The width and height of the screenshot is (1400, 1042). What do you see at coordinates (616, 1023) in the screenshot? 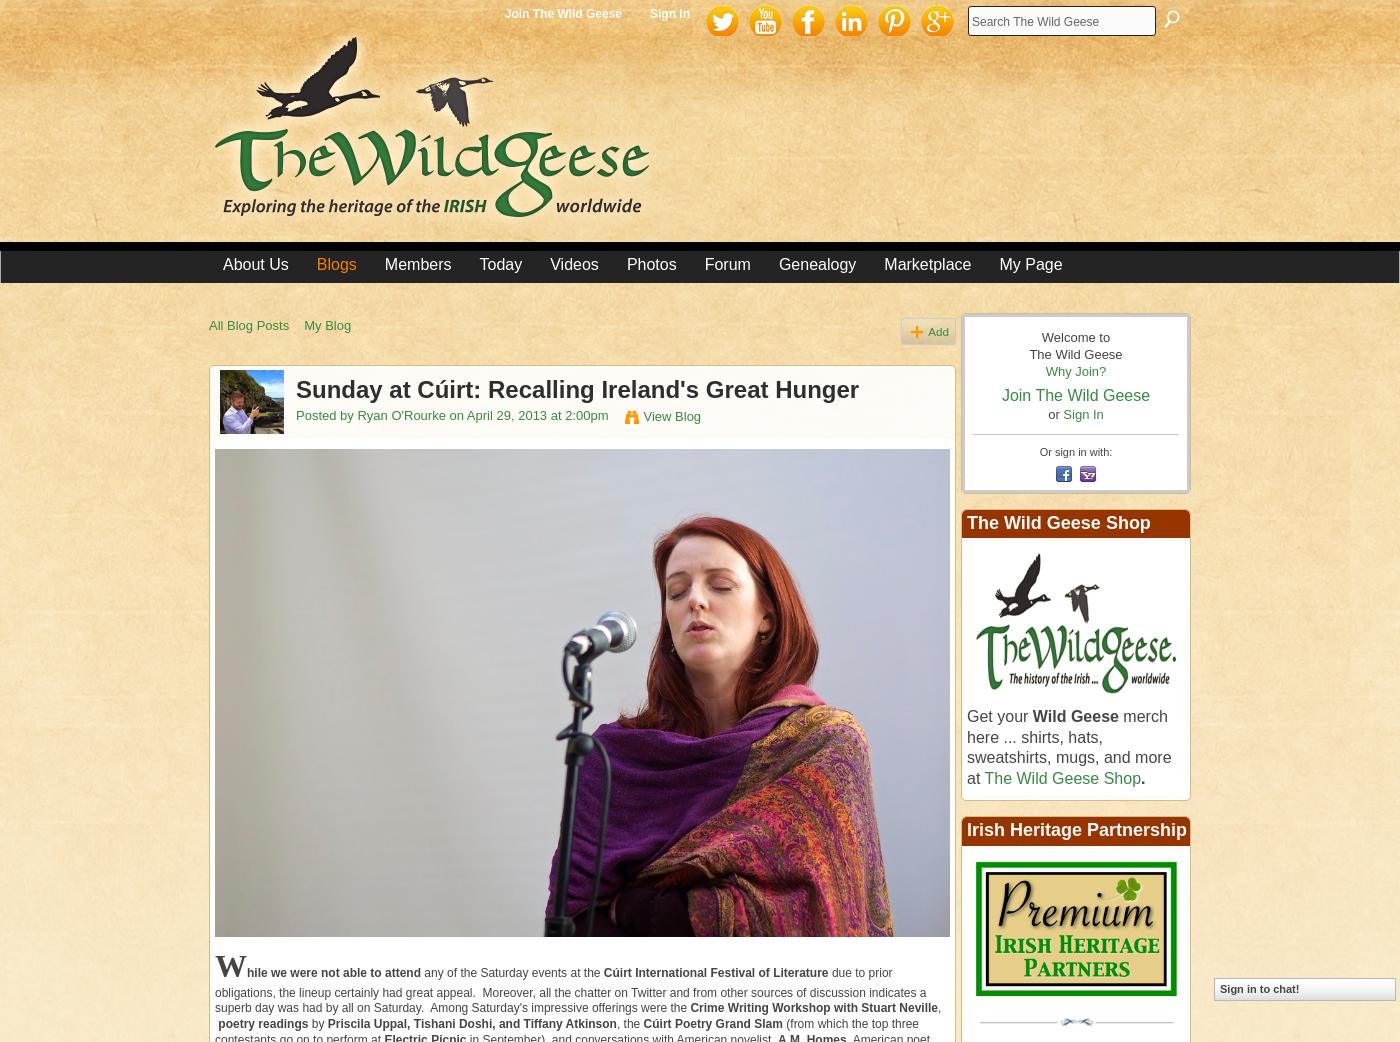
I see `', the'` at bounding box center [616, 1023].